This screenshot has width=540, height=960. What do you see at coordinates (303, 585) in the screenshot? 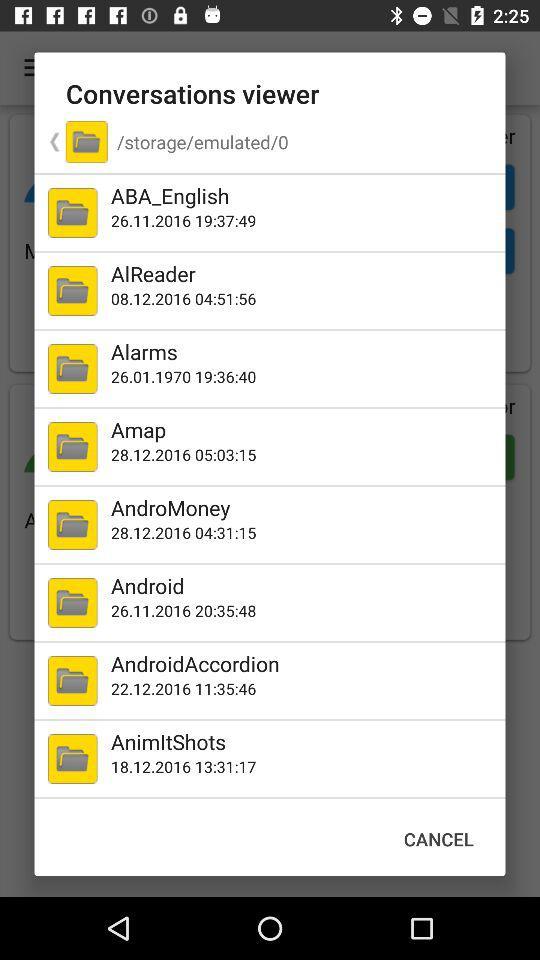
I see `icon above the 26 11 2016` at bounding box center [303, 585].